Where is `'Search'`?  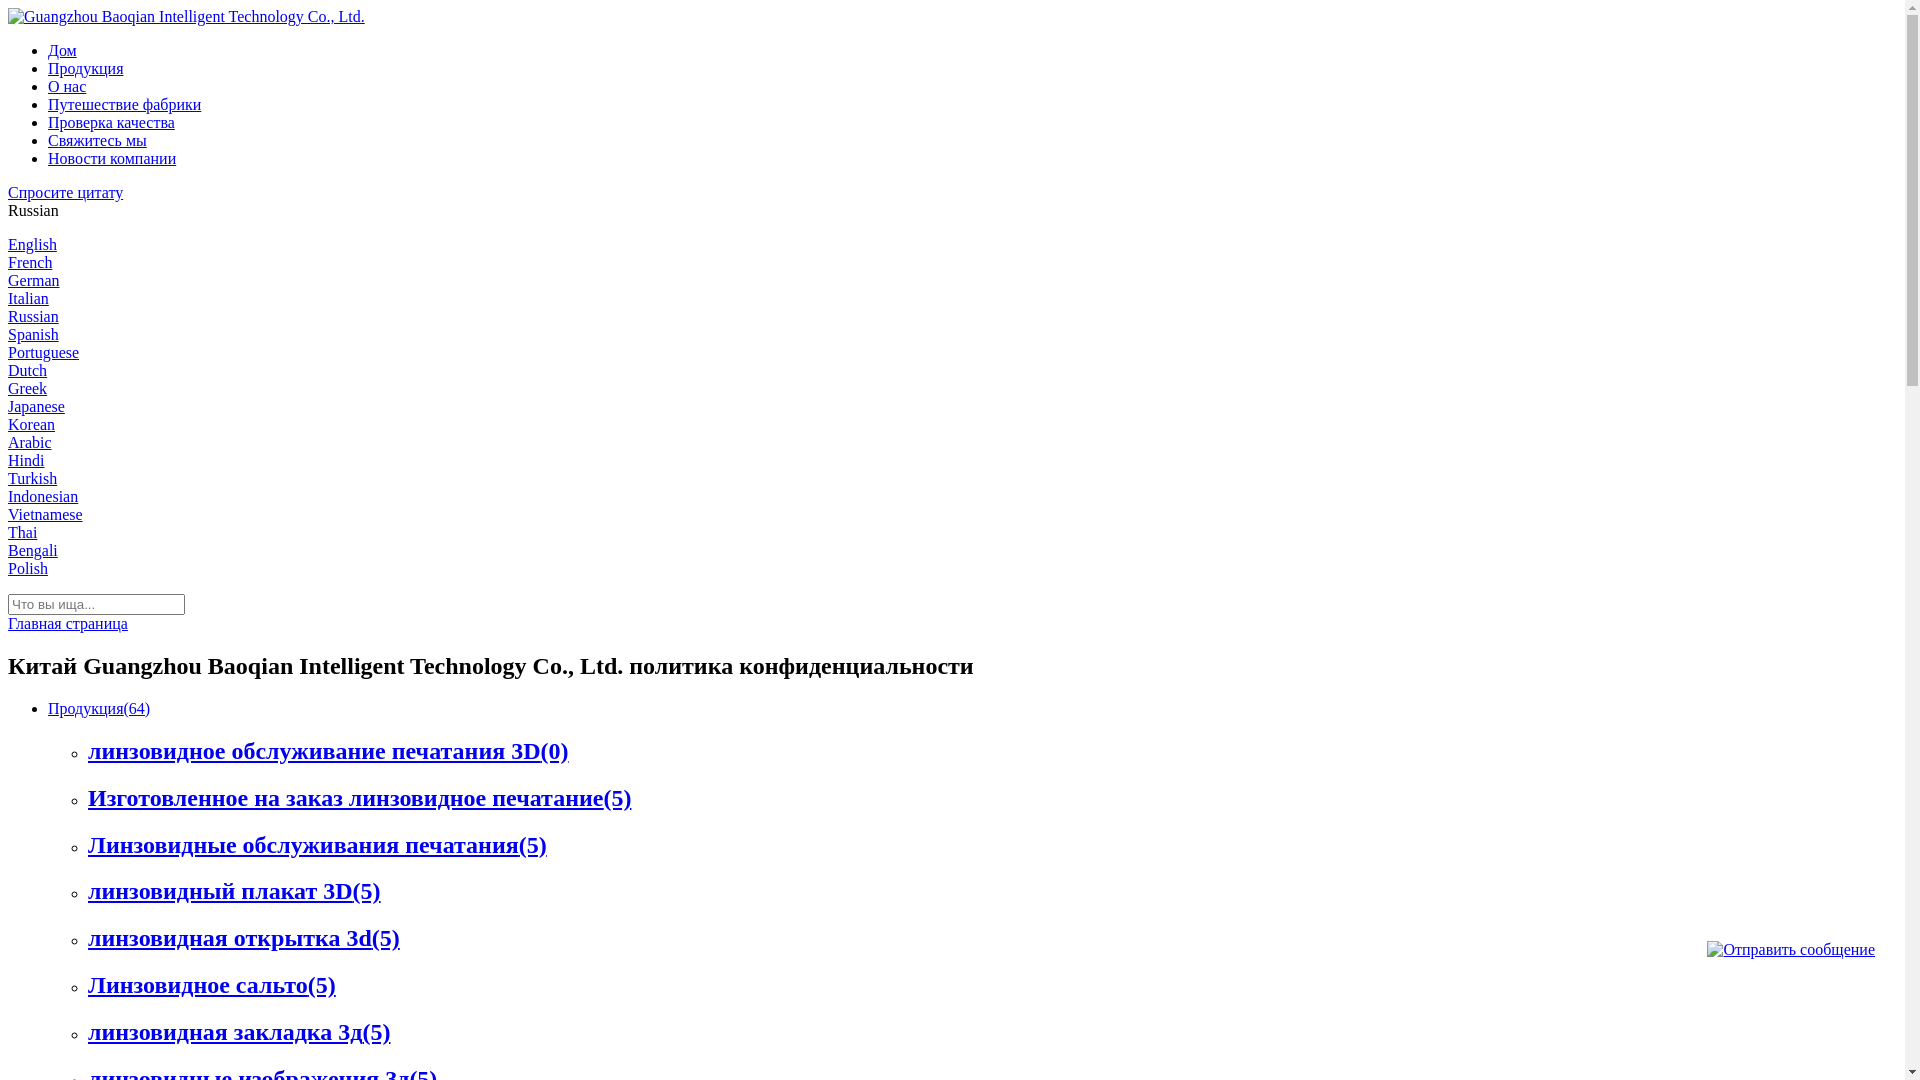
'Search' is located at coordinates (28, 10).